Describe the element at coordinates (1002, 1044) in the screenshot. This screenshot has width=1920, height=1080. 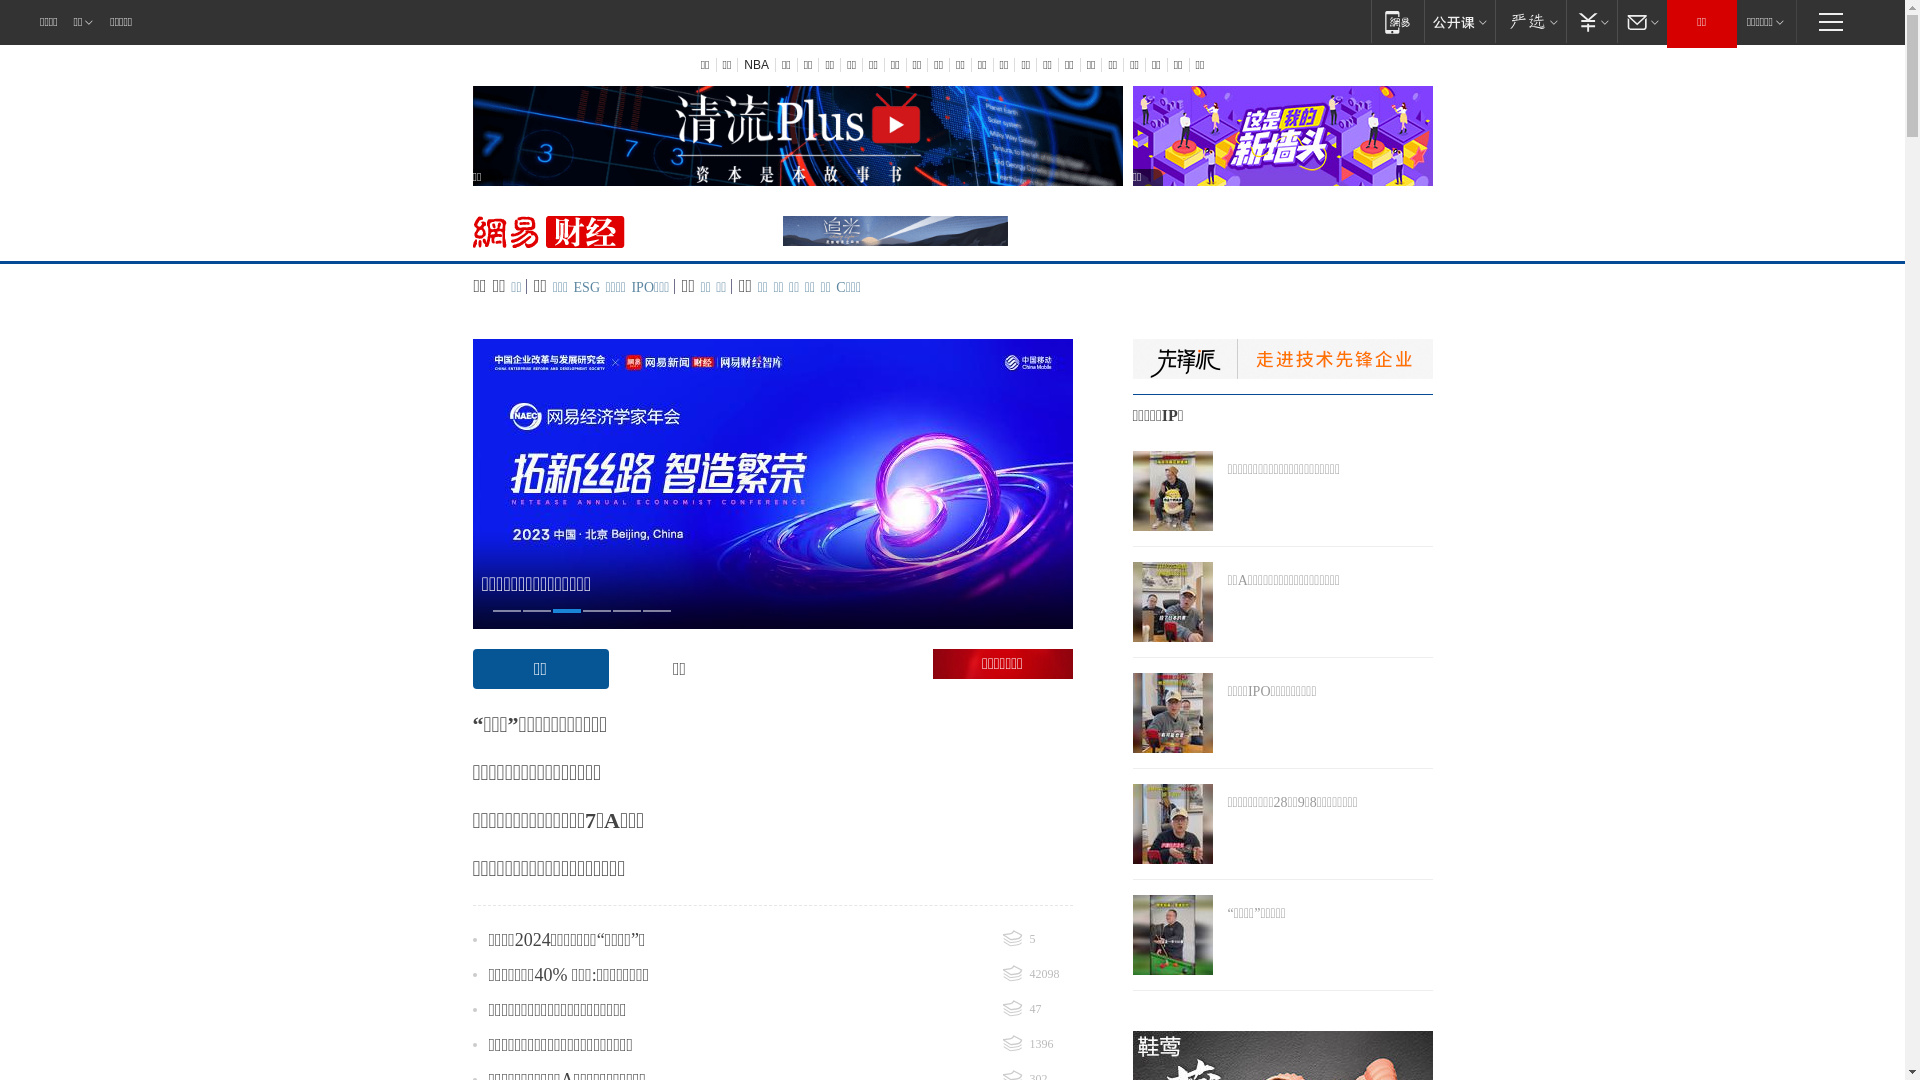
I see `'1396'` at that location.